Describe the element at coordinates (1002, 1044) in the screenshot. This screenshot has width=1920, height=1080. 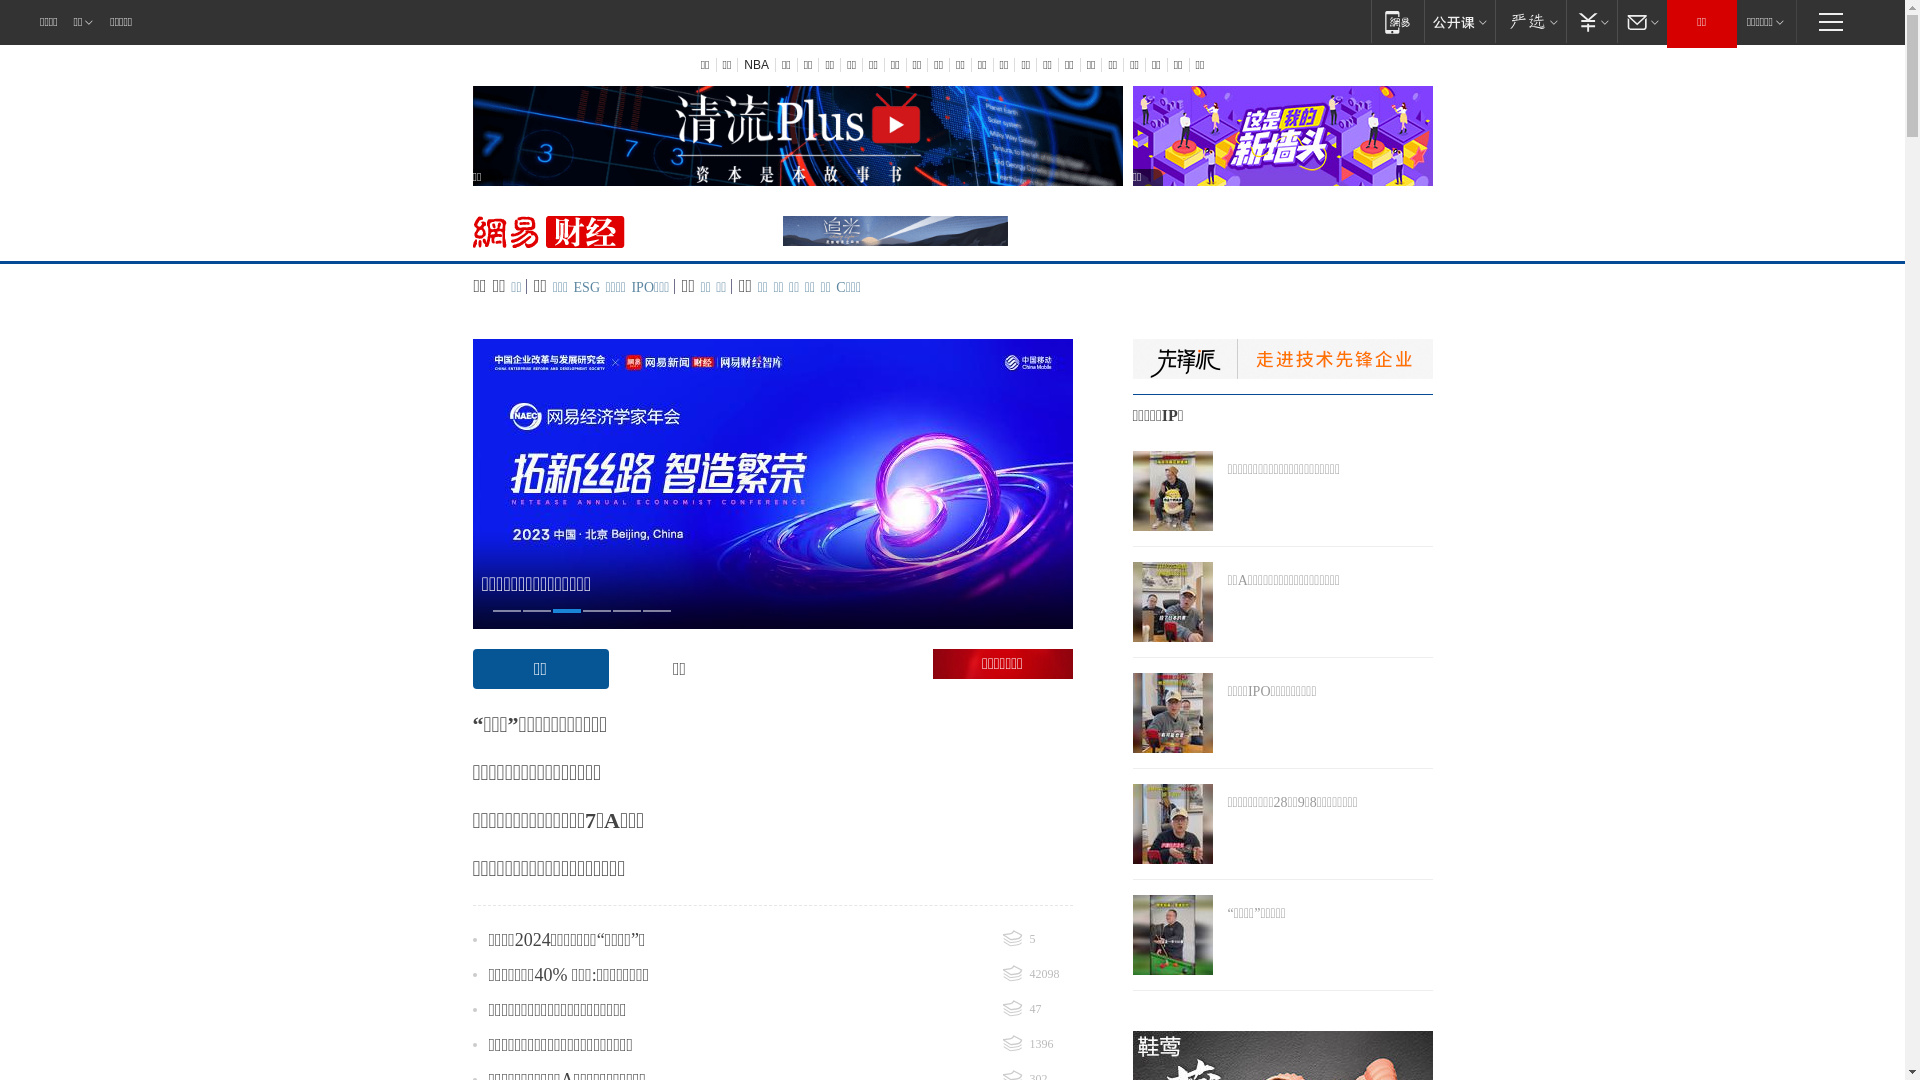
I see `'1396'` at that location.